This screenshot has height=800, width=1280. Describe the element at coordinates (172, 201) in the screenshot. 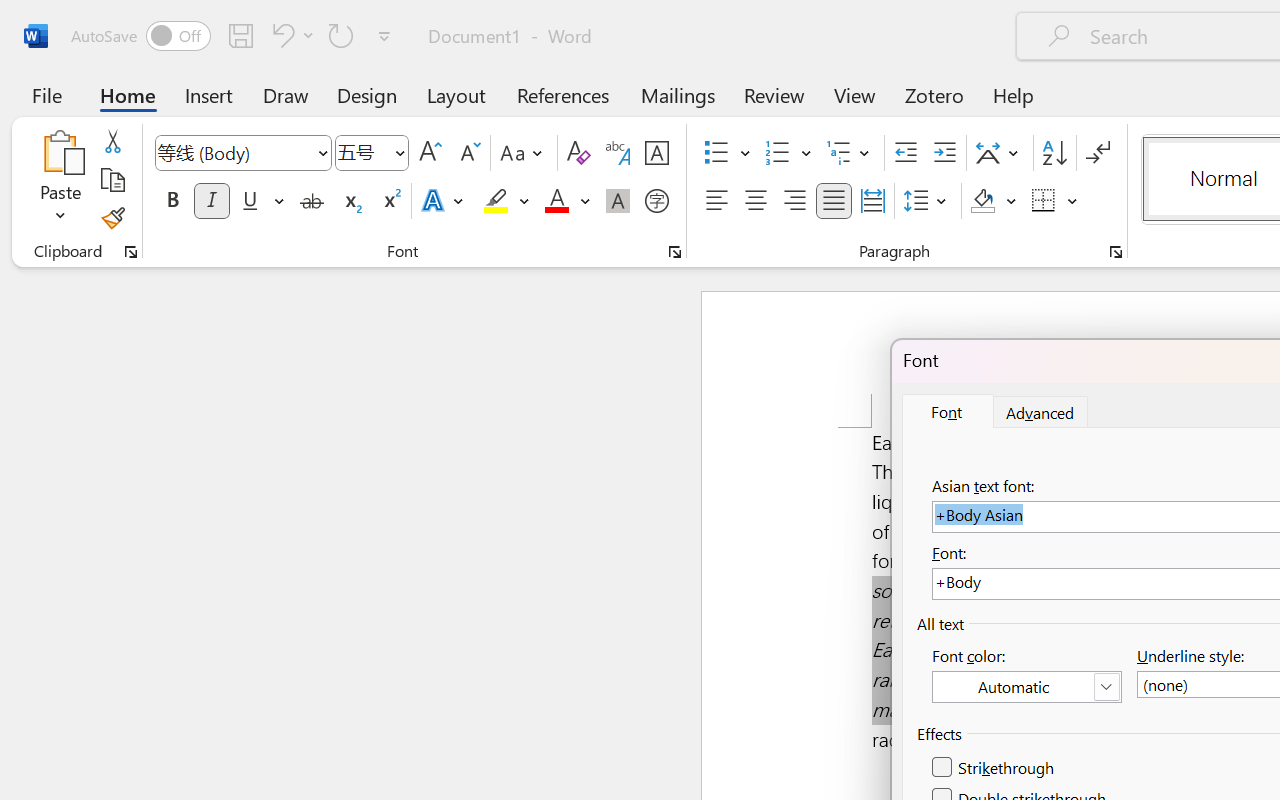

I see `'Bold'` at that location.